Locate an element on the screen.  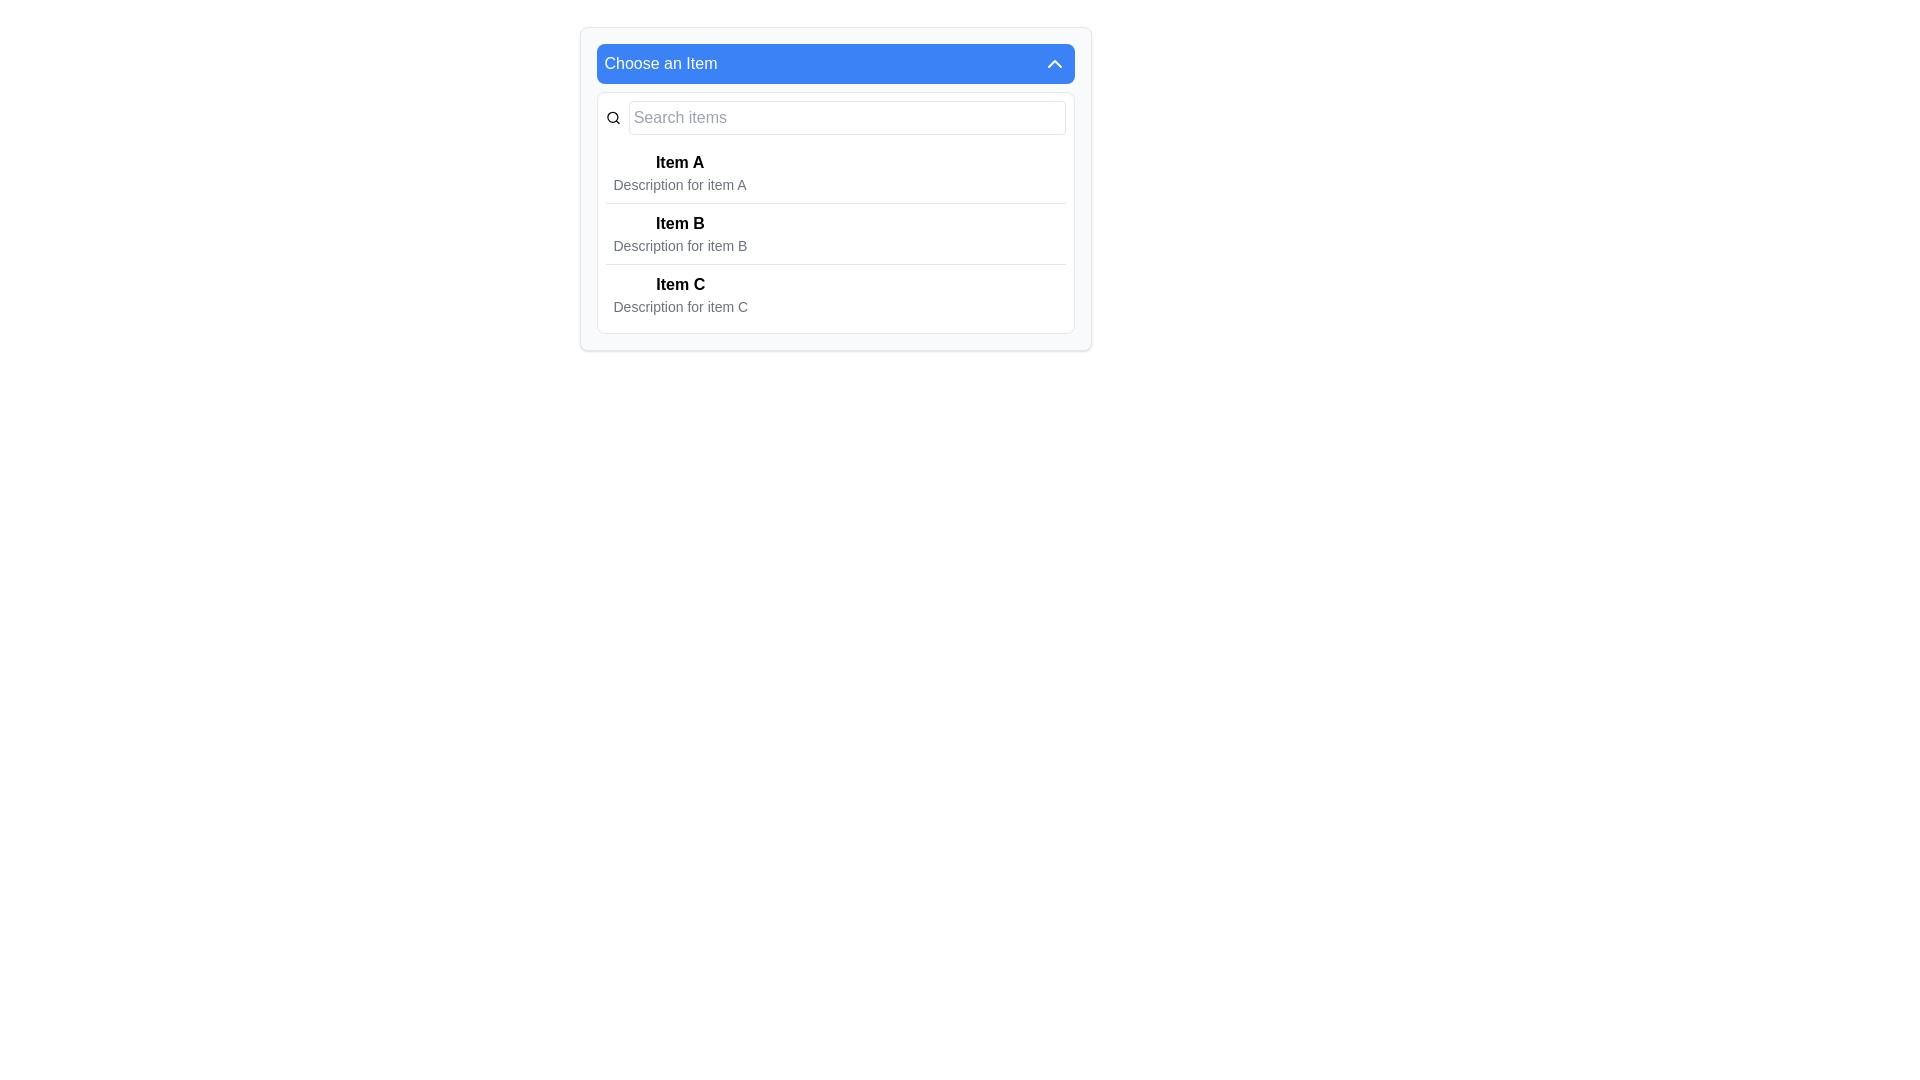
text label displaying 'Item C', which is bold and located as the third item in the dropdown box titled 'Choose an Item', above the description text 'Description for item C' is located at coordinates (680, 285).